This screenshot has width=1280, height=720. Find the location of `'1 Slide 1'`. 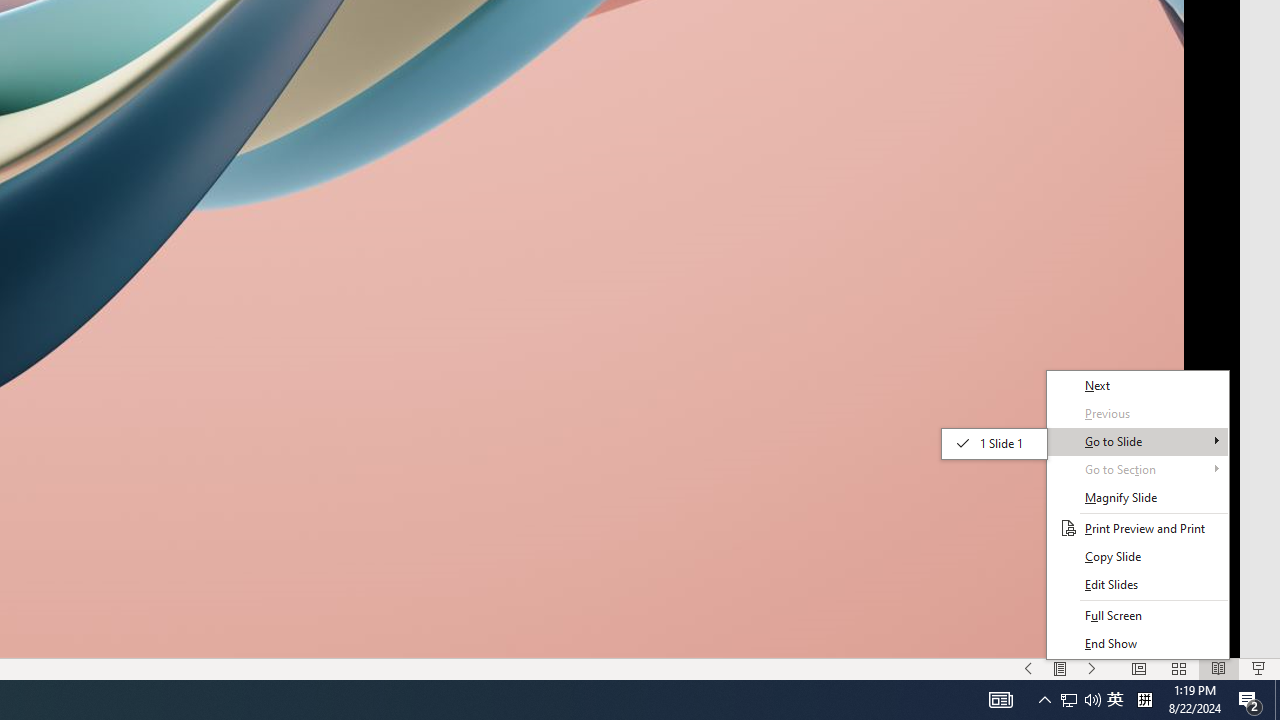

'1 Slide 1' is located at coordinates (994, 442).